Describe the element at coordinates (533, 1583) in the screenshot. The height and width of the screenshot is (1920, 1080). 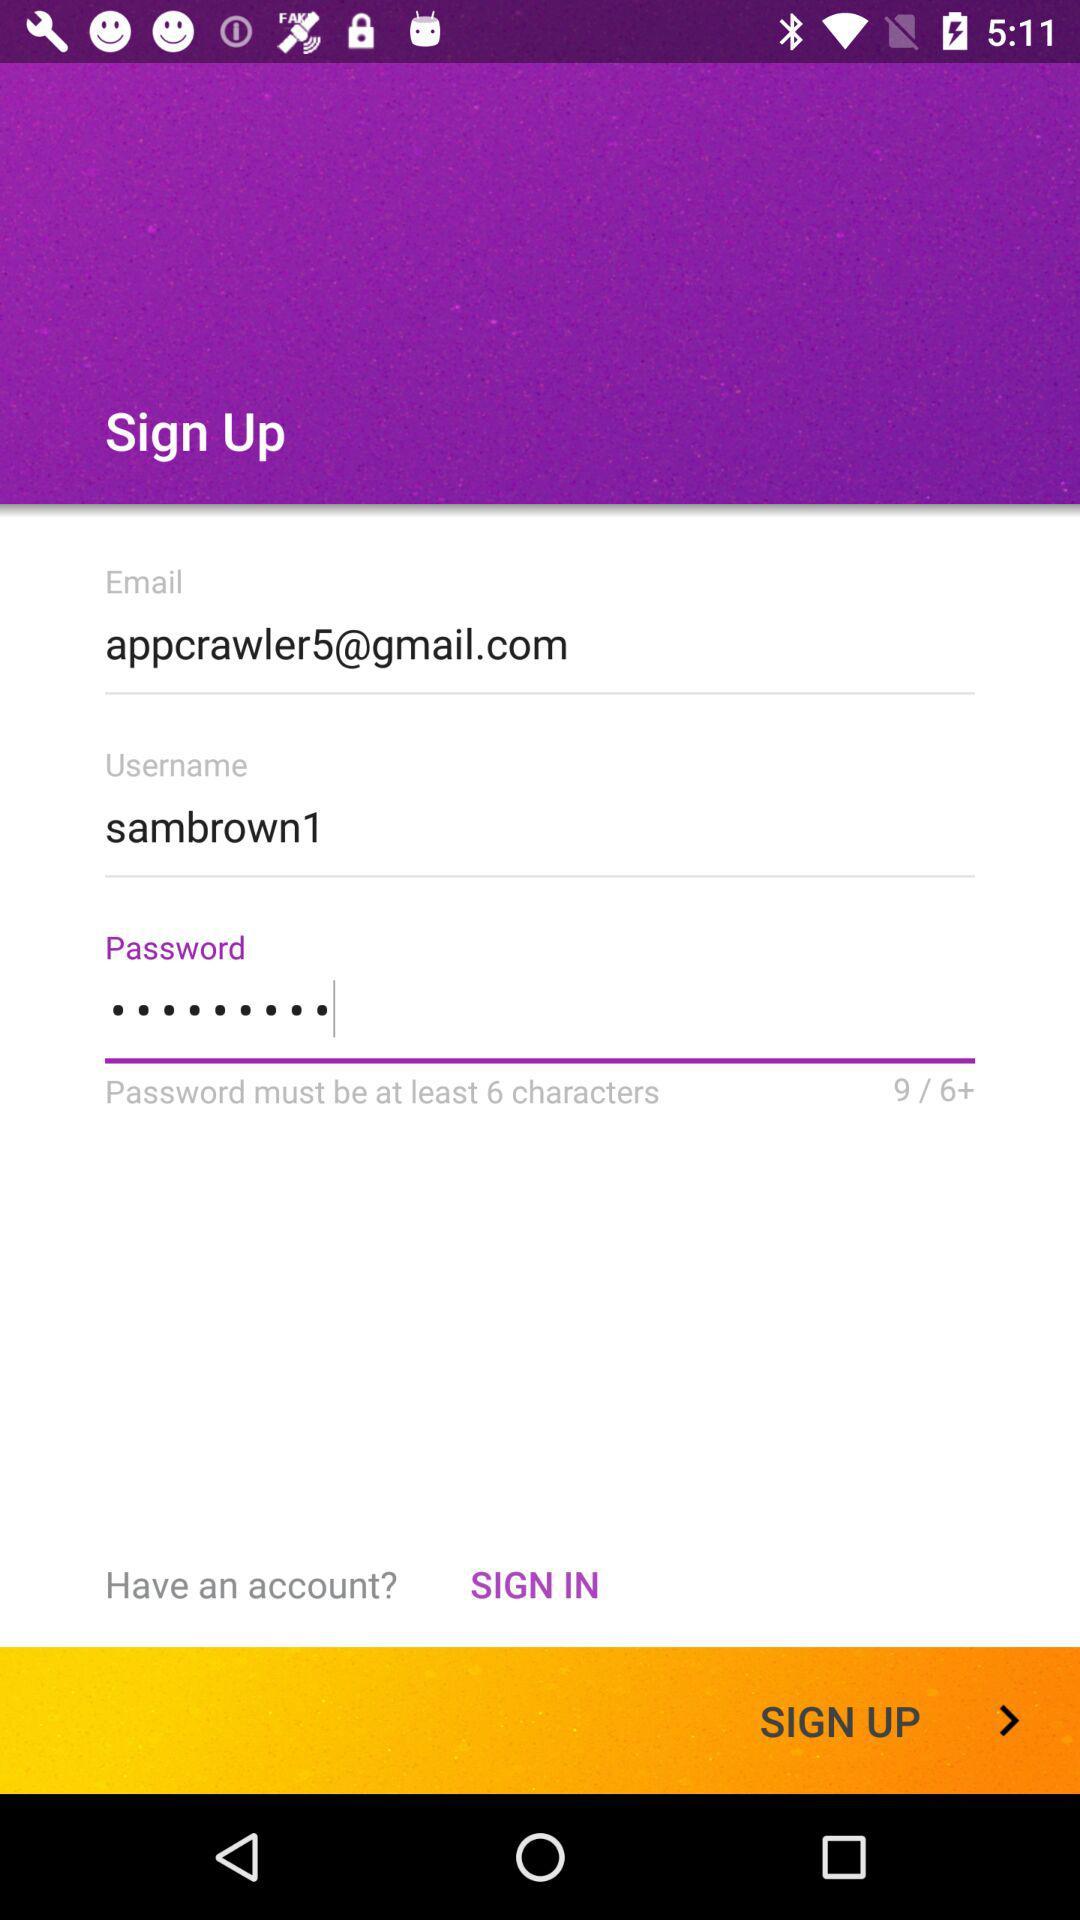
I see `sign in icon` at that location.